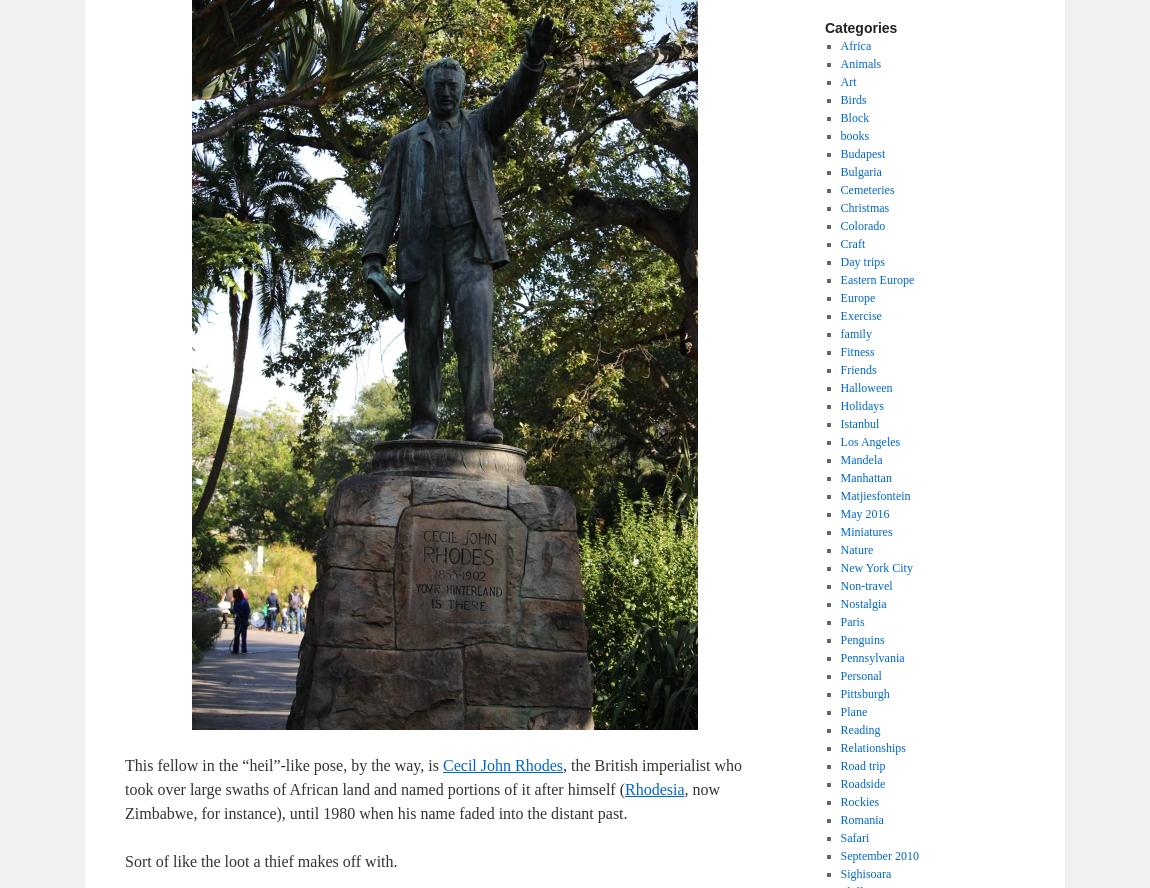 The image size is (1150, 888). What do you see at coordinates (864, 693) in the screenshot?
I see `'Pittsburgh'` at bounding box center [864, 693].